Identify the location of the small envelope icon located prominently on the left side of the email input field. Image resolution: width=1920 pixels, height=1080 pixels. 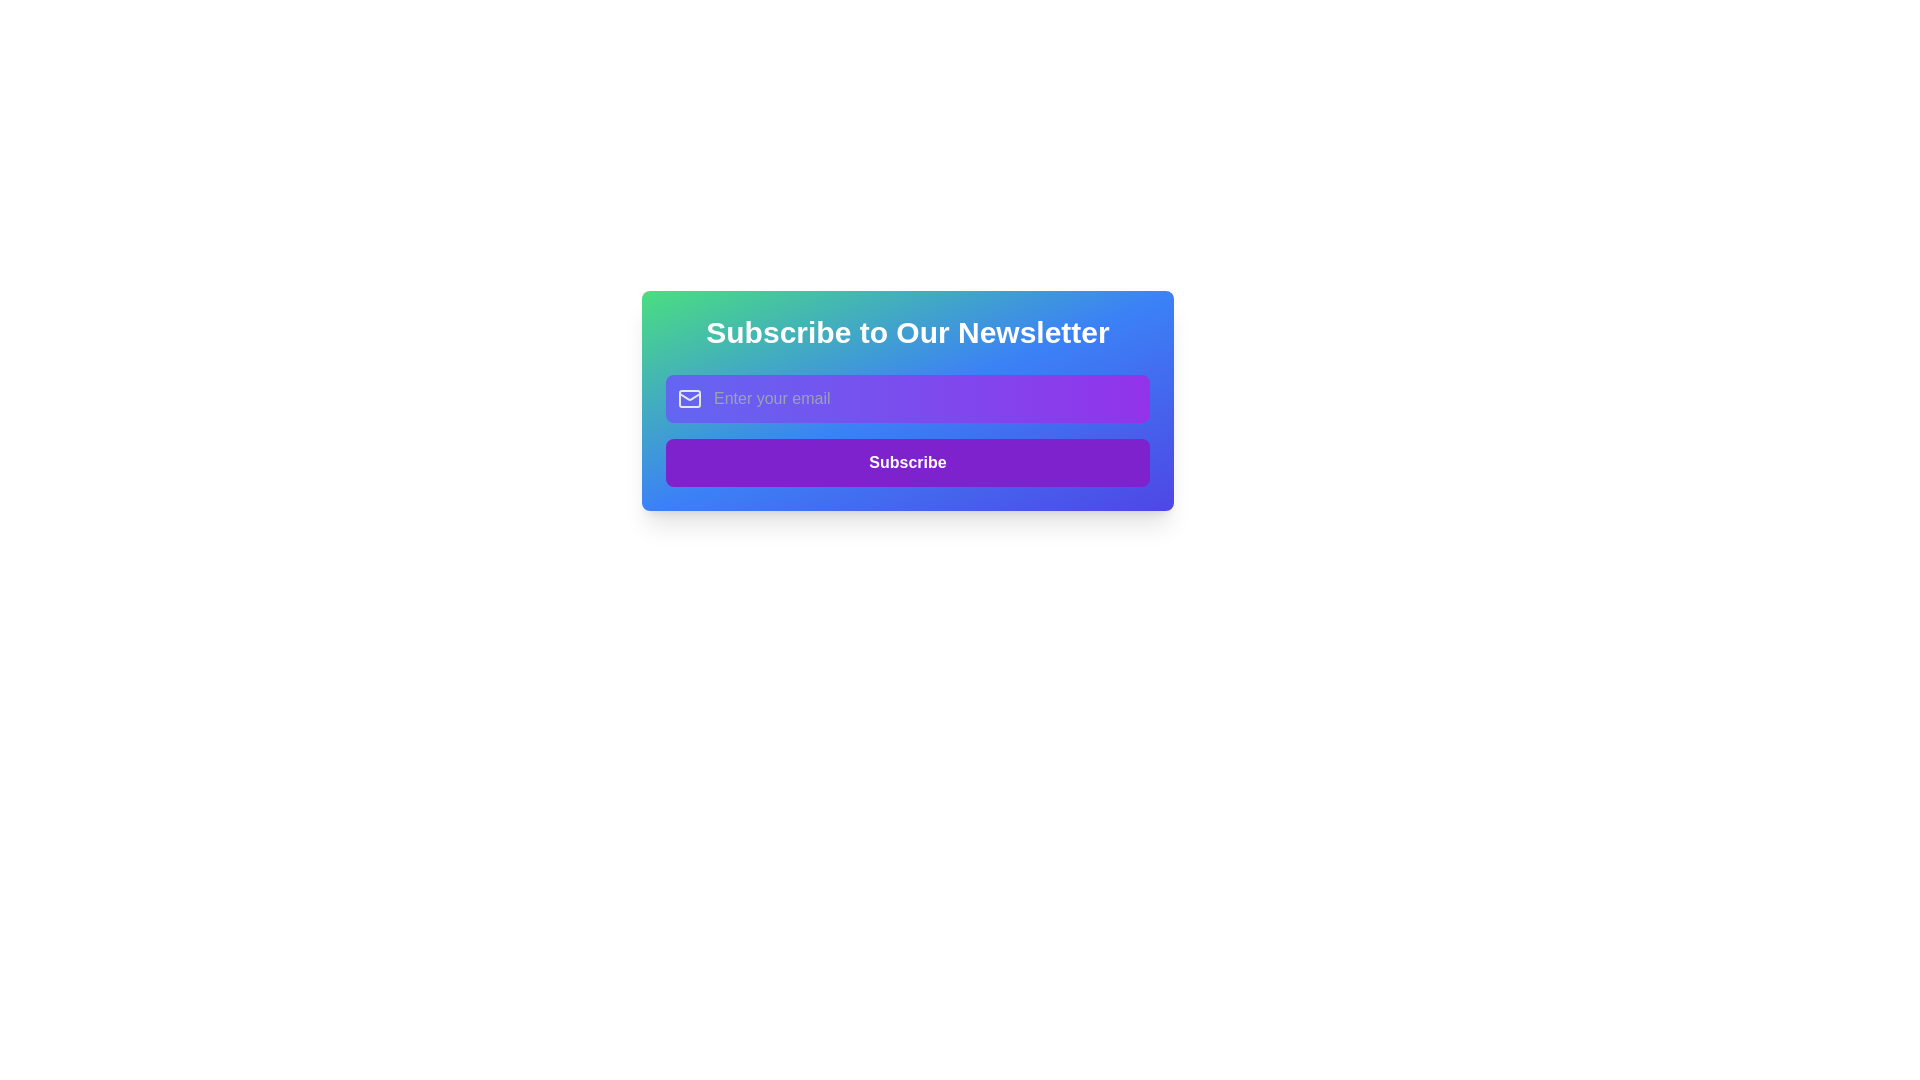
(690, 398).